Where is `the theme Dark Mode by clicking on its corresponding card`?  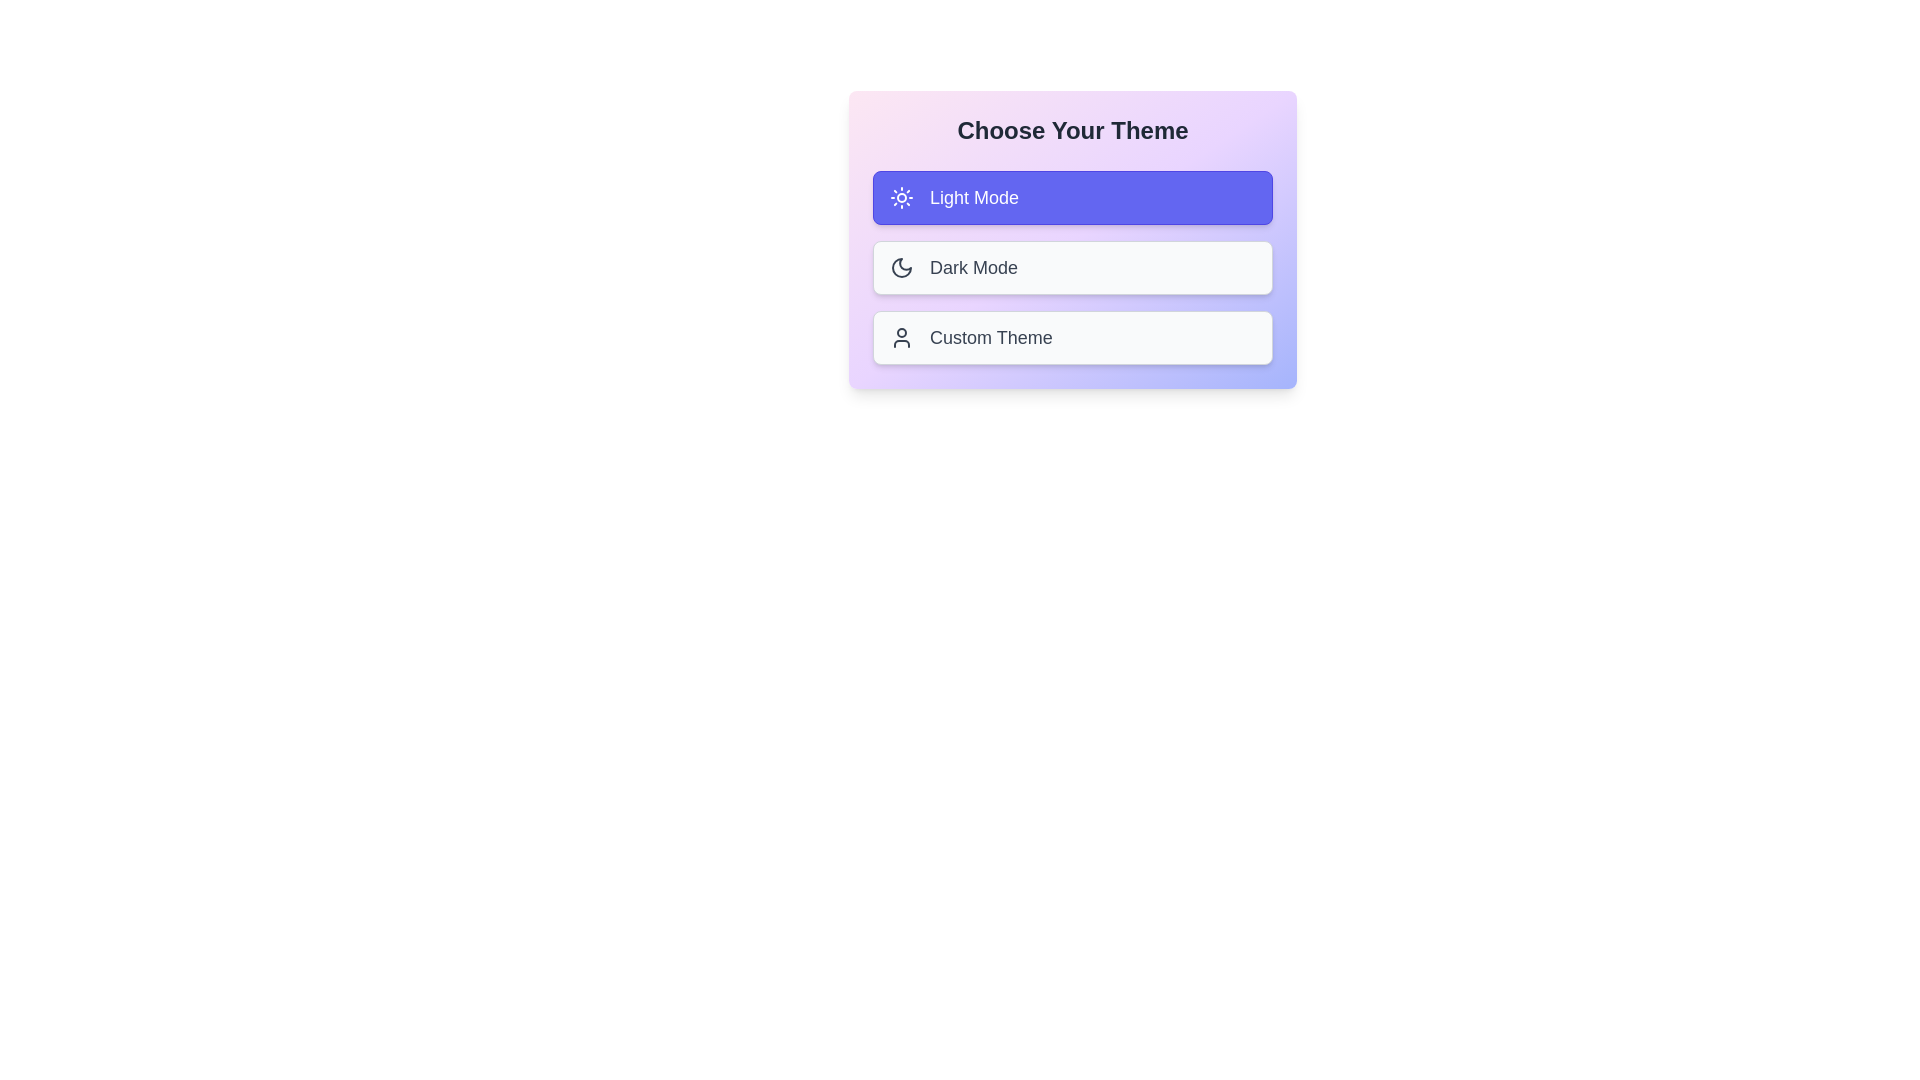 the theme Dark Mode by clicking on its corresponding card is located at coordinates (1072, 266).